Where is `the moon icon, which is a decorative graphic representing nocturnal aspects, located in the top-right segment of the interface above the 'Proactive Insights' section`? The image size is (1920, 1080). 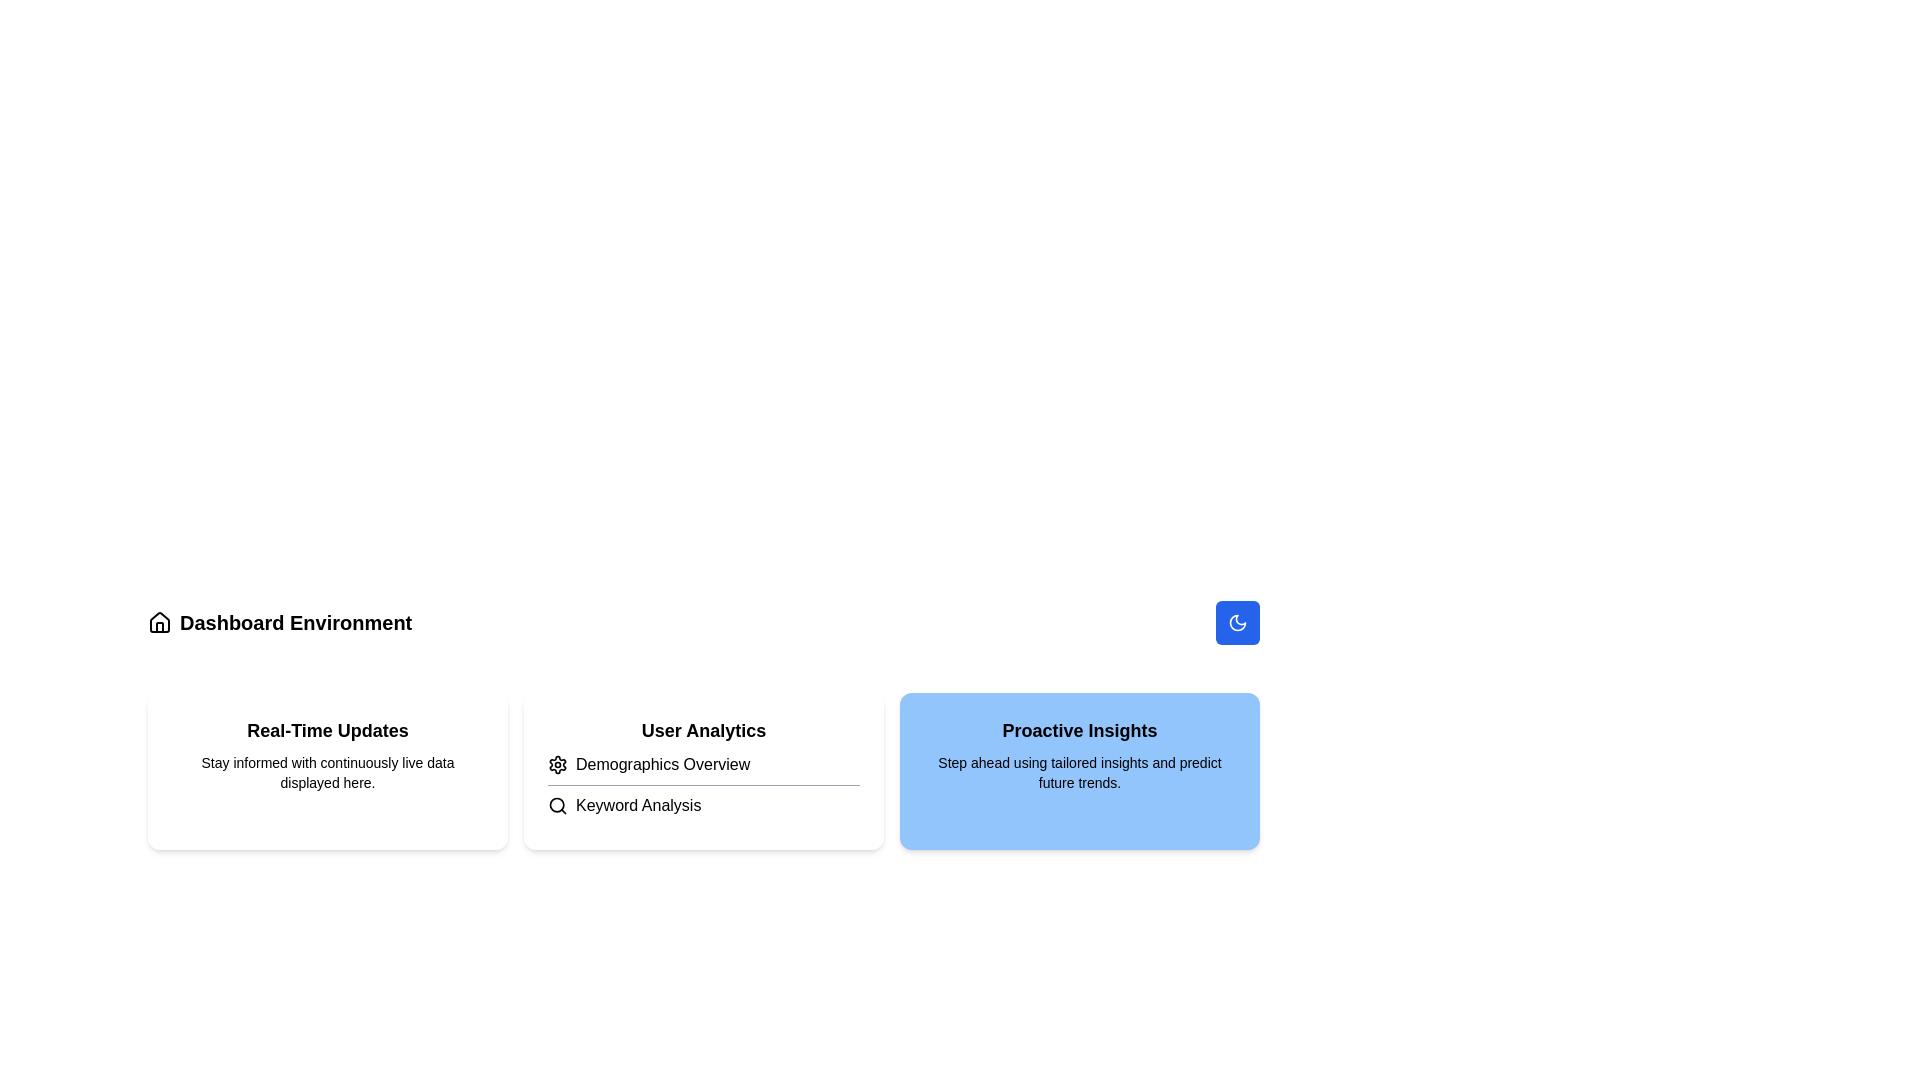 the moon icon, which is a decorative graphic representing nocturnal aspects, located in the top-right segment of the interface above the 'Proactive Insights' section is located at coordinates (1237, 622).